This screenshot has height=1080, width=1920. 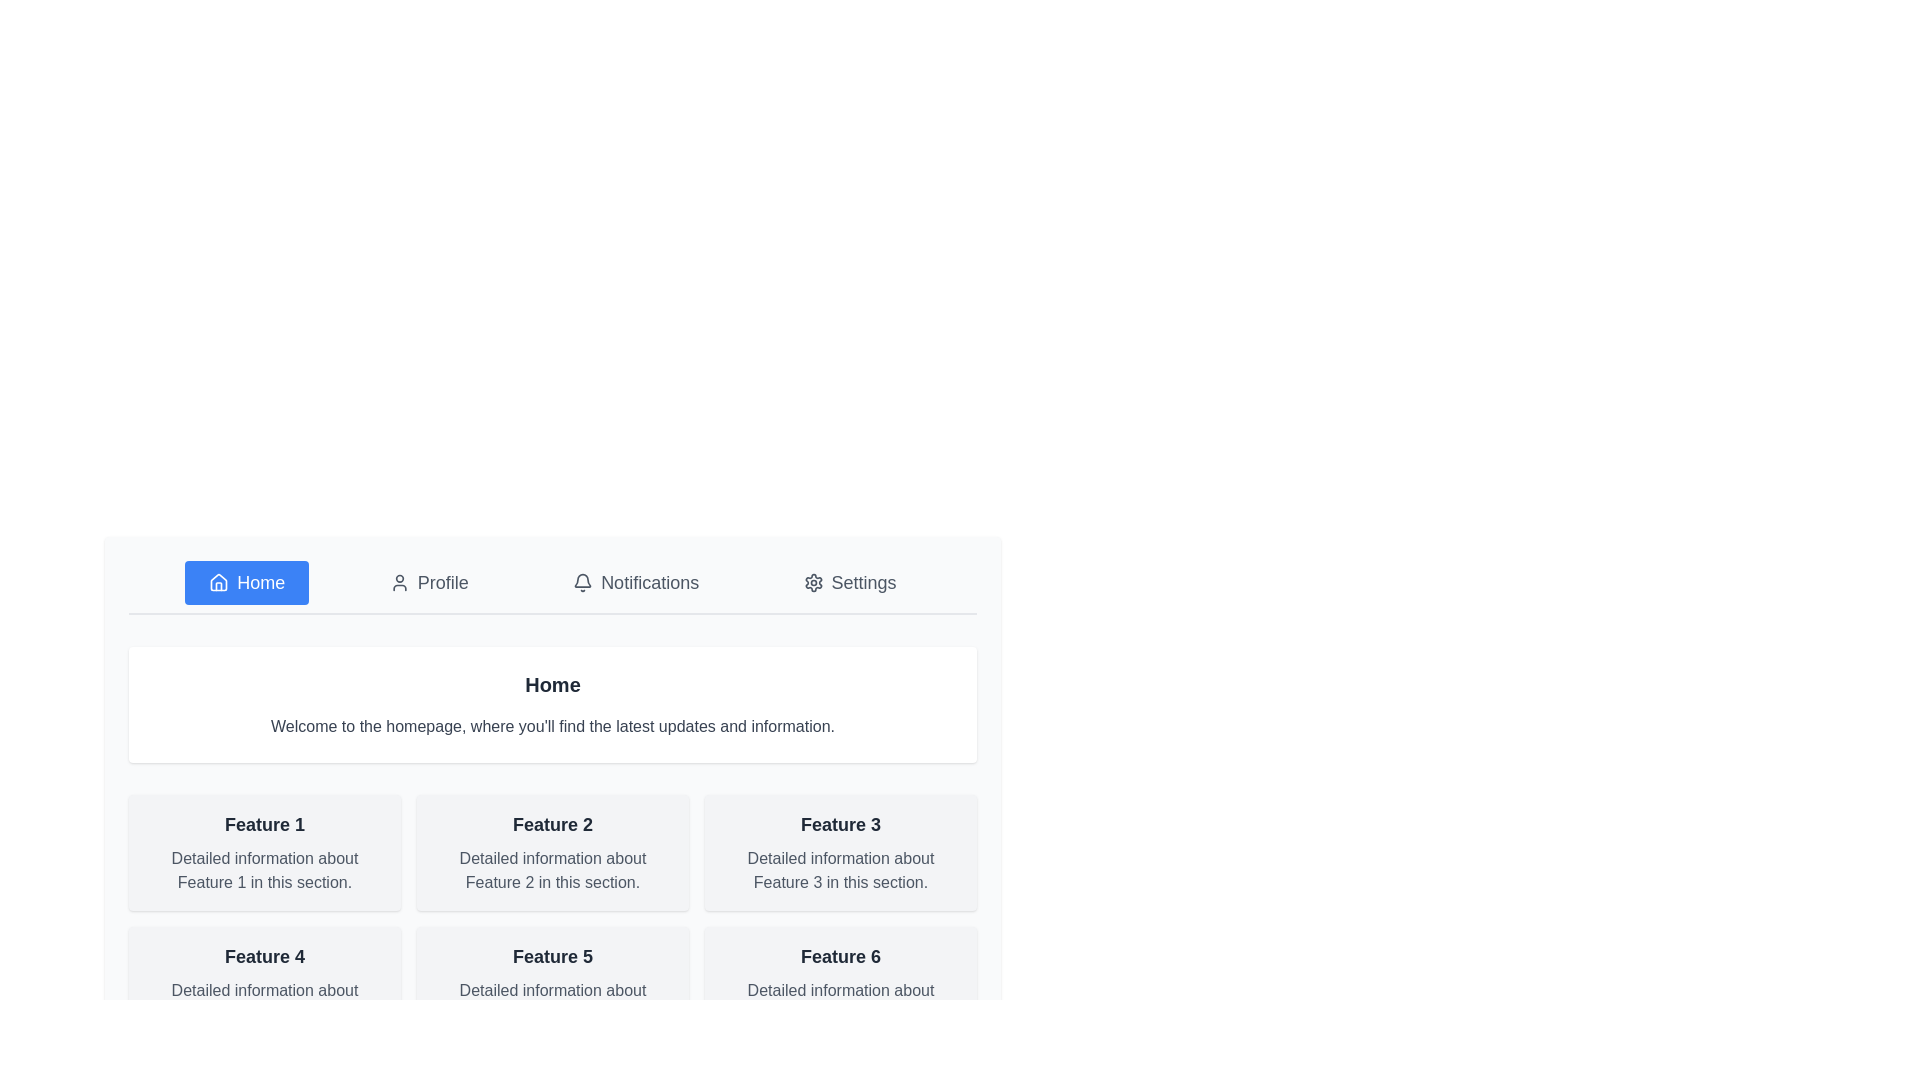 I want to click on the settings icon located in the upper right section of the navigation bar, so click(x=813, y=582).